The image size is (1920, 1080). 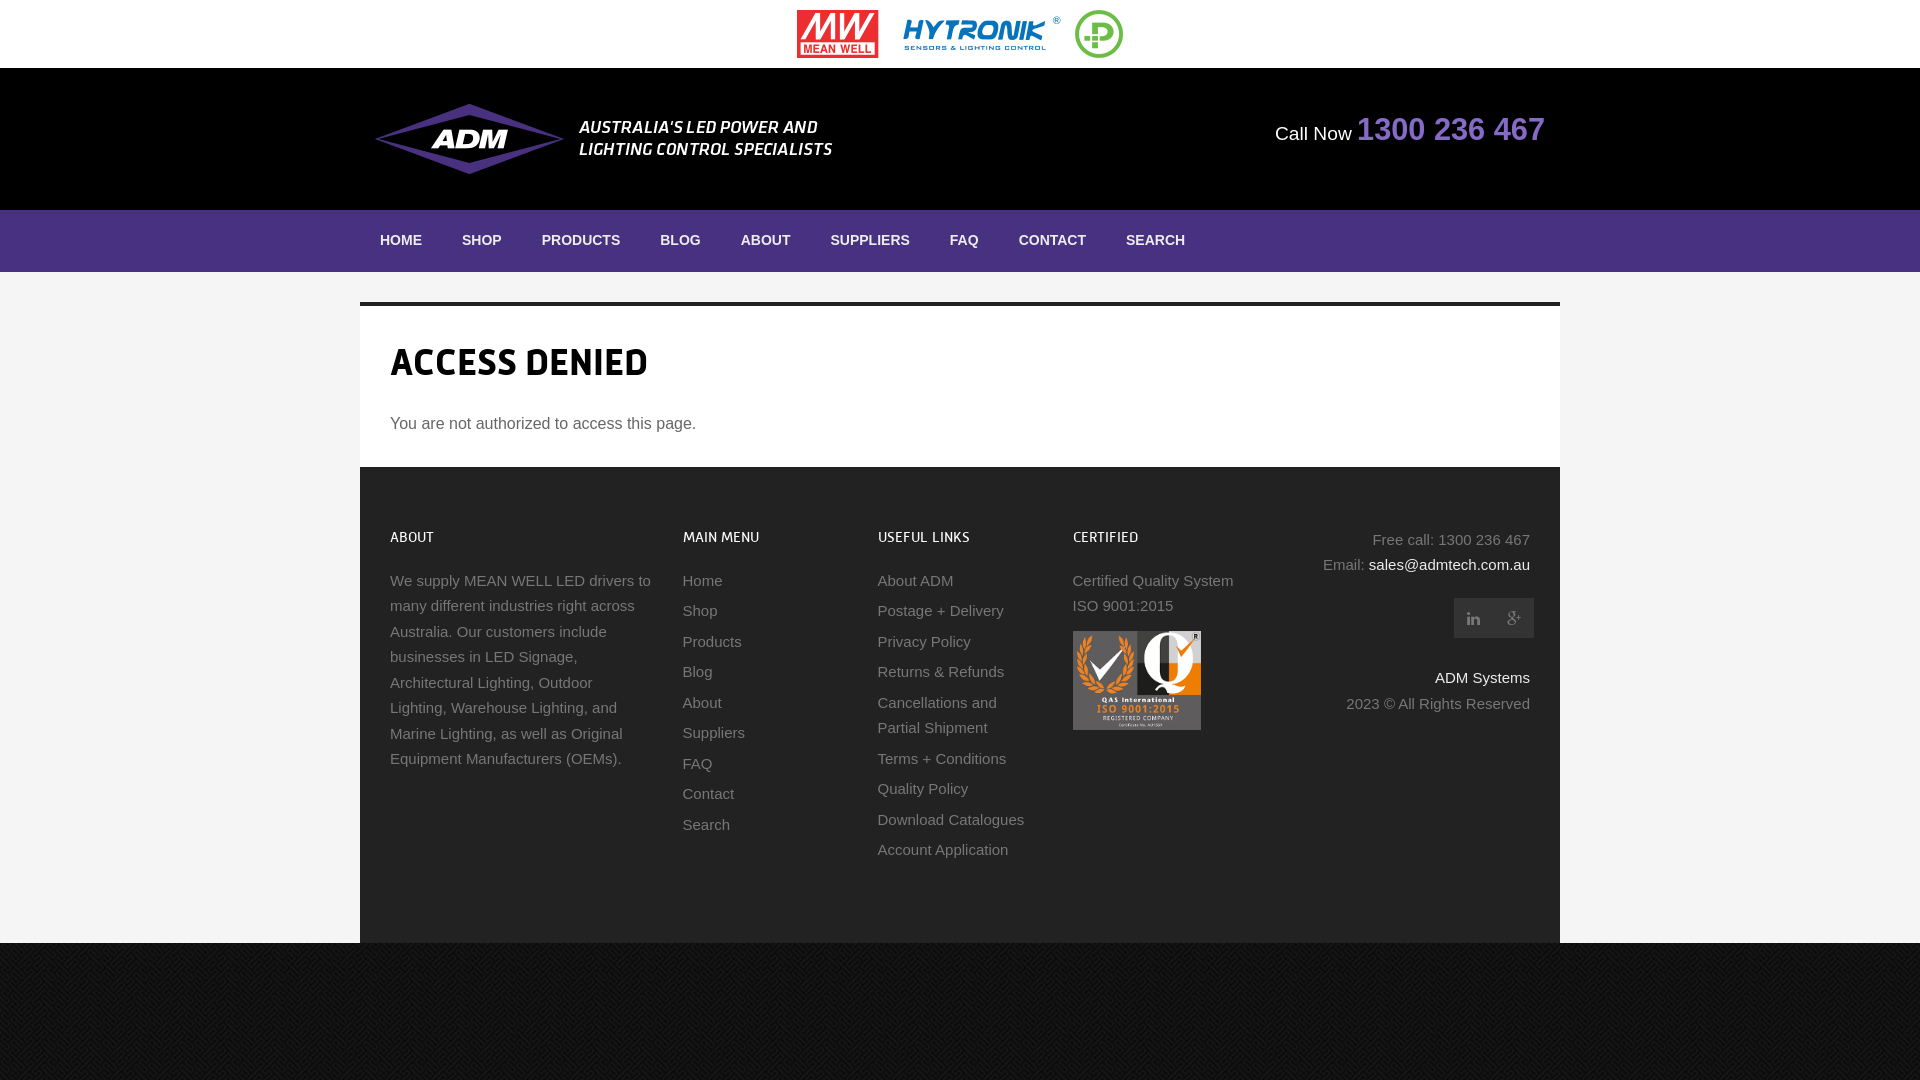 I want to click on 'Download Catalogues', so click(x=950, y=819).